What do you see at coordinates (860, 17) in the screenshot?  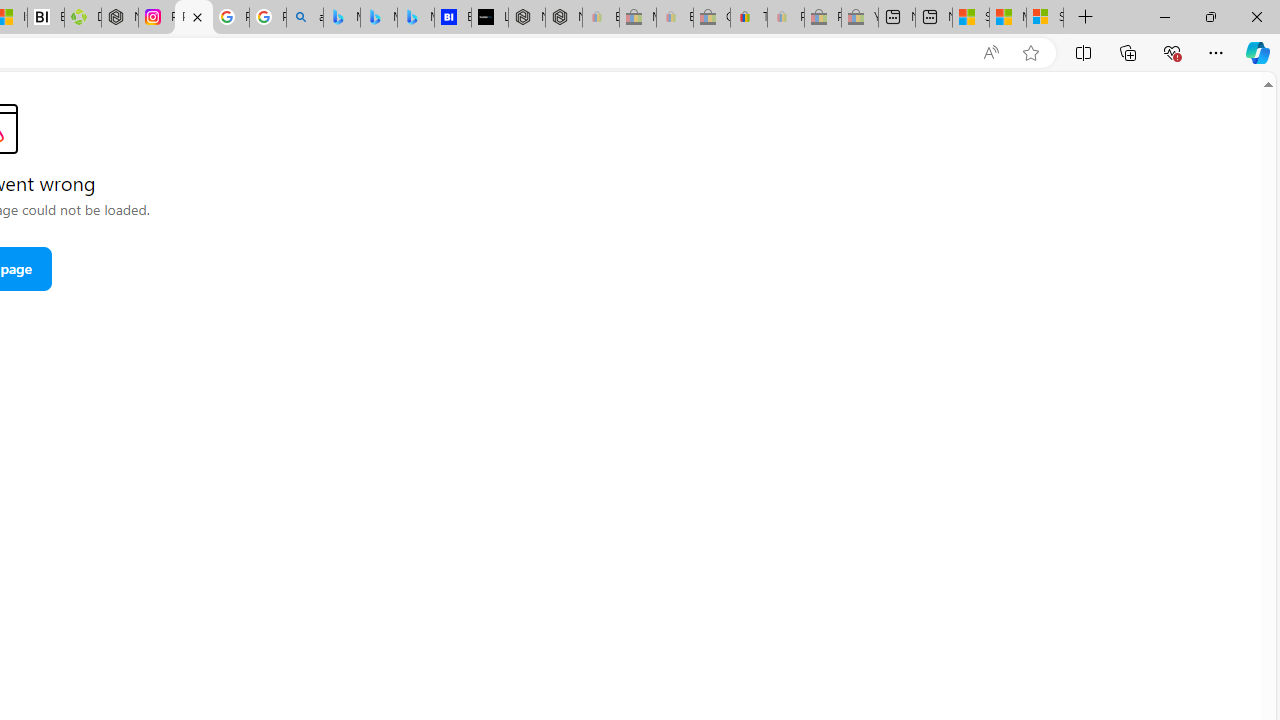 I see `'Yard, Garden & Outdoor Living - Sleeping'` at bounding box center [860, 17].